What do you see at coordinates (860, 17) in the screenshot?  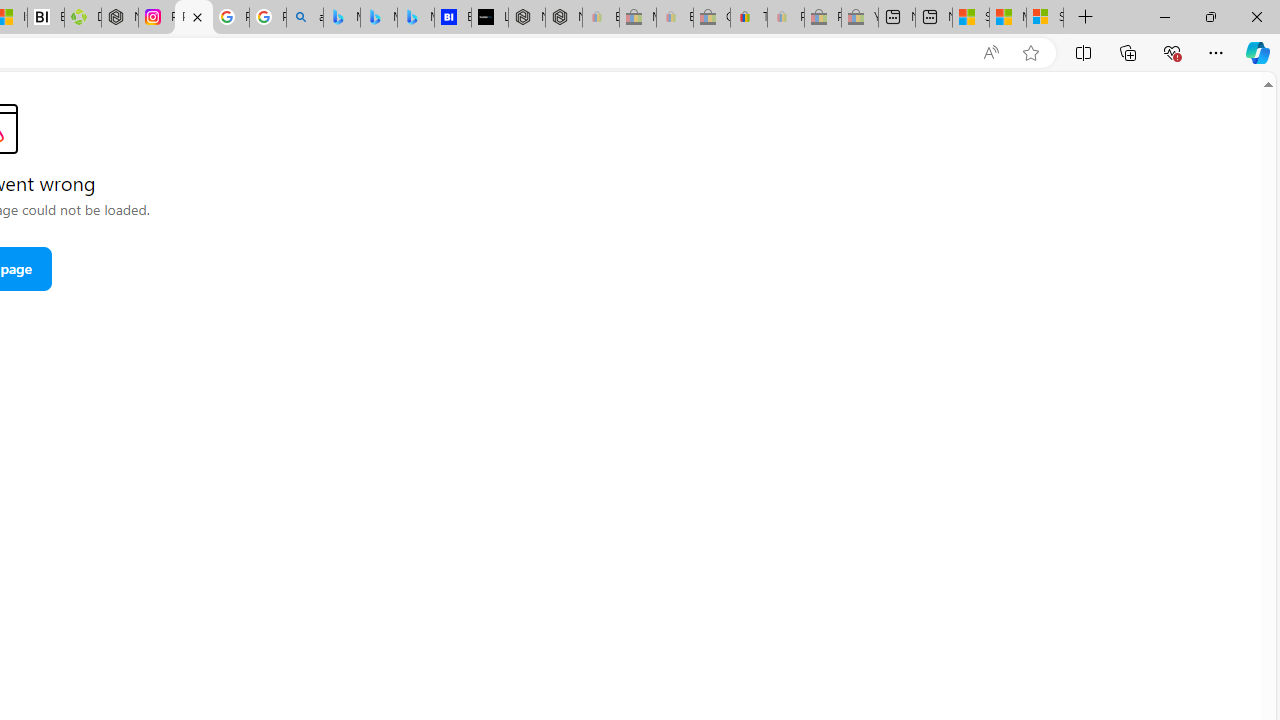 I see `'Yard, Garden & Outdoor Living - Sleeping'` at bounding box center [860, 17].